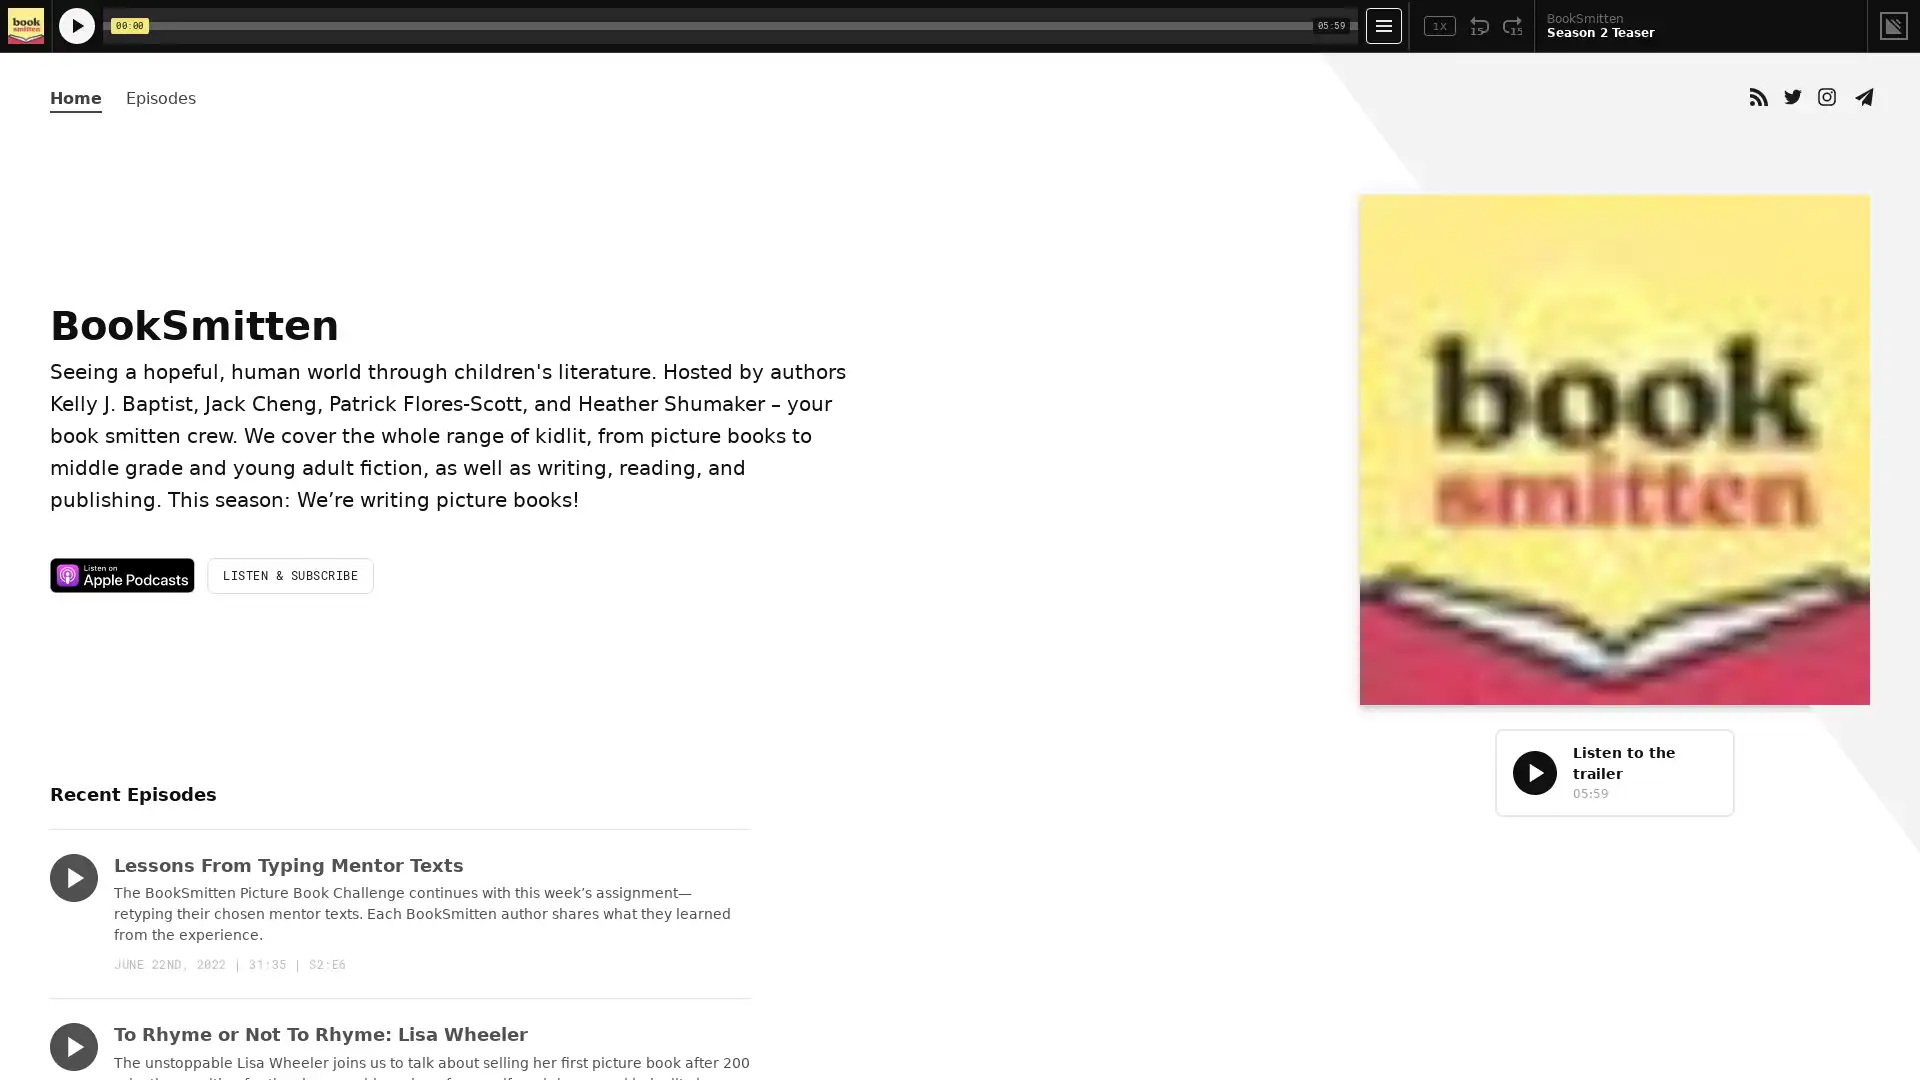 Image resolution: width=1920 pixels, height=1080 pixels. Describe the element at coordinates (73, 877) in the screenshot. I see `Play` at that location.